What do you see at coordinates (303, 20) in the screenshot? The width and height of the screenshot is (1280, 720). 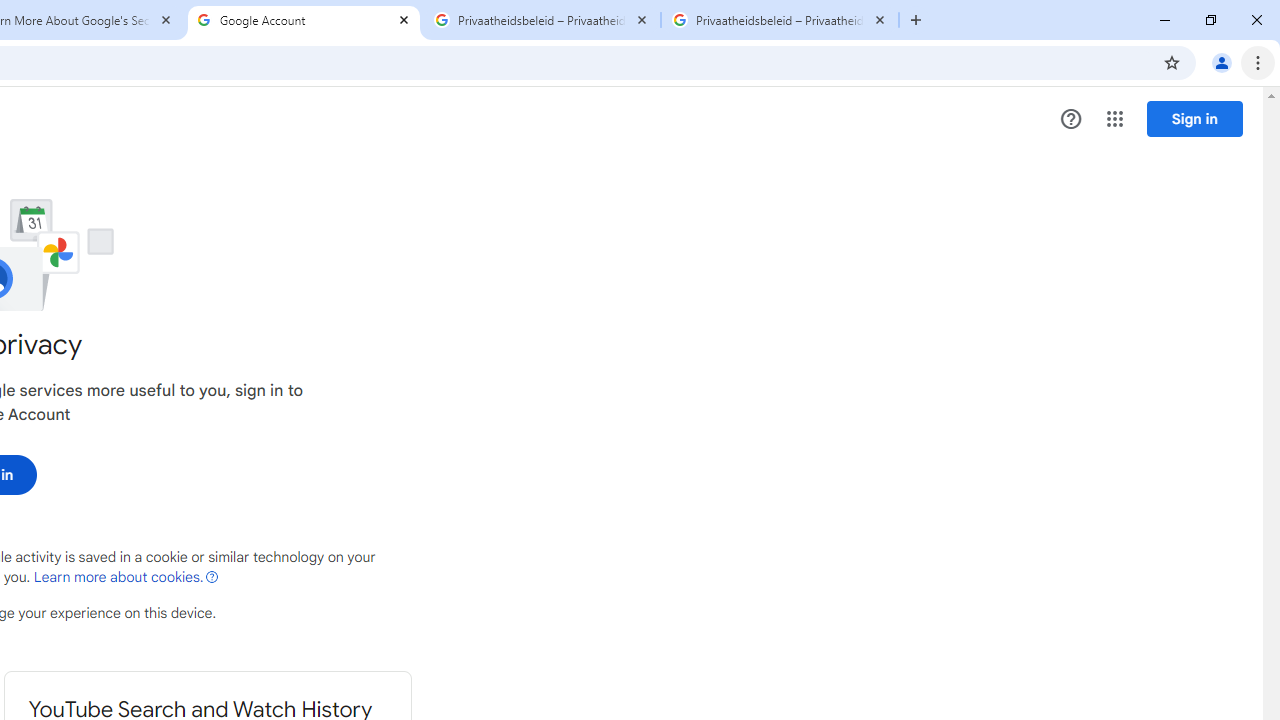 I see `'Google Account'` at bounding box center [303, 20].